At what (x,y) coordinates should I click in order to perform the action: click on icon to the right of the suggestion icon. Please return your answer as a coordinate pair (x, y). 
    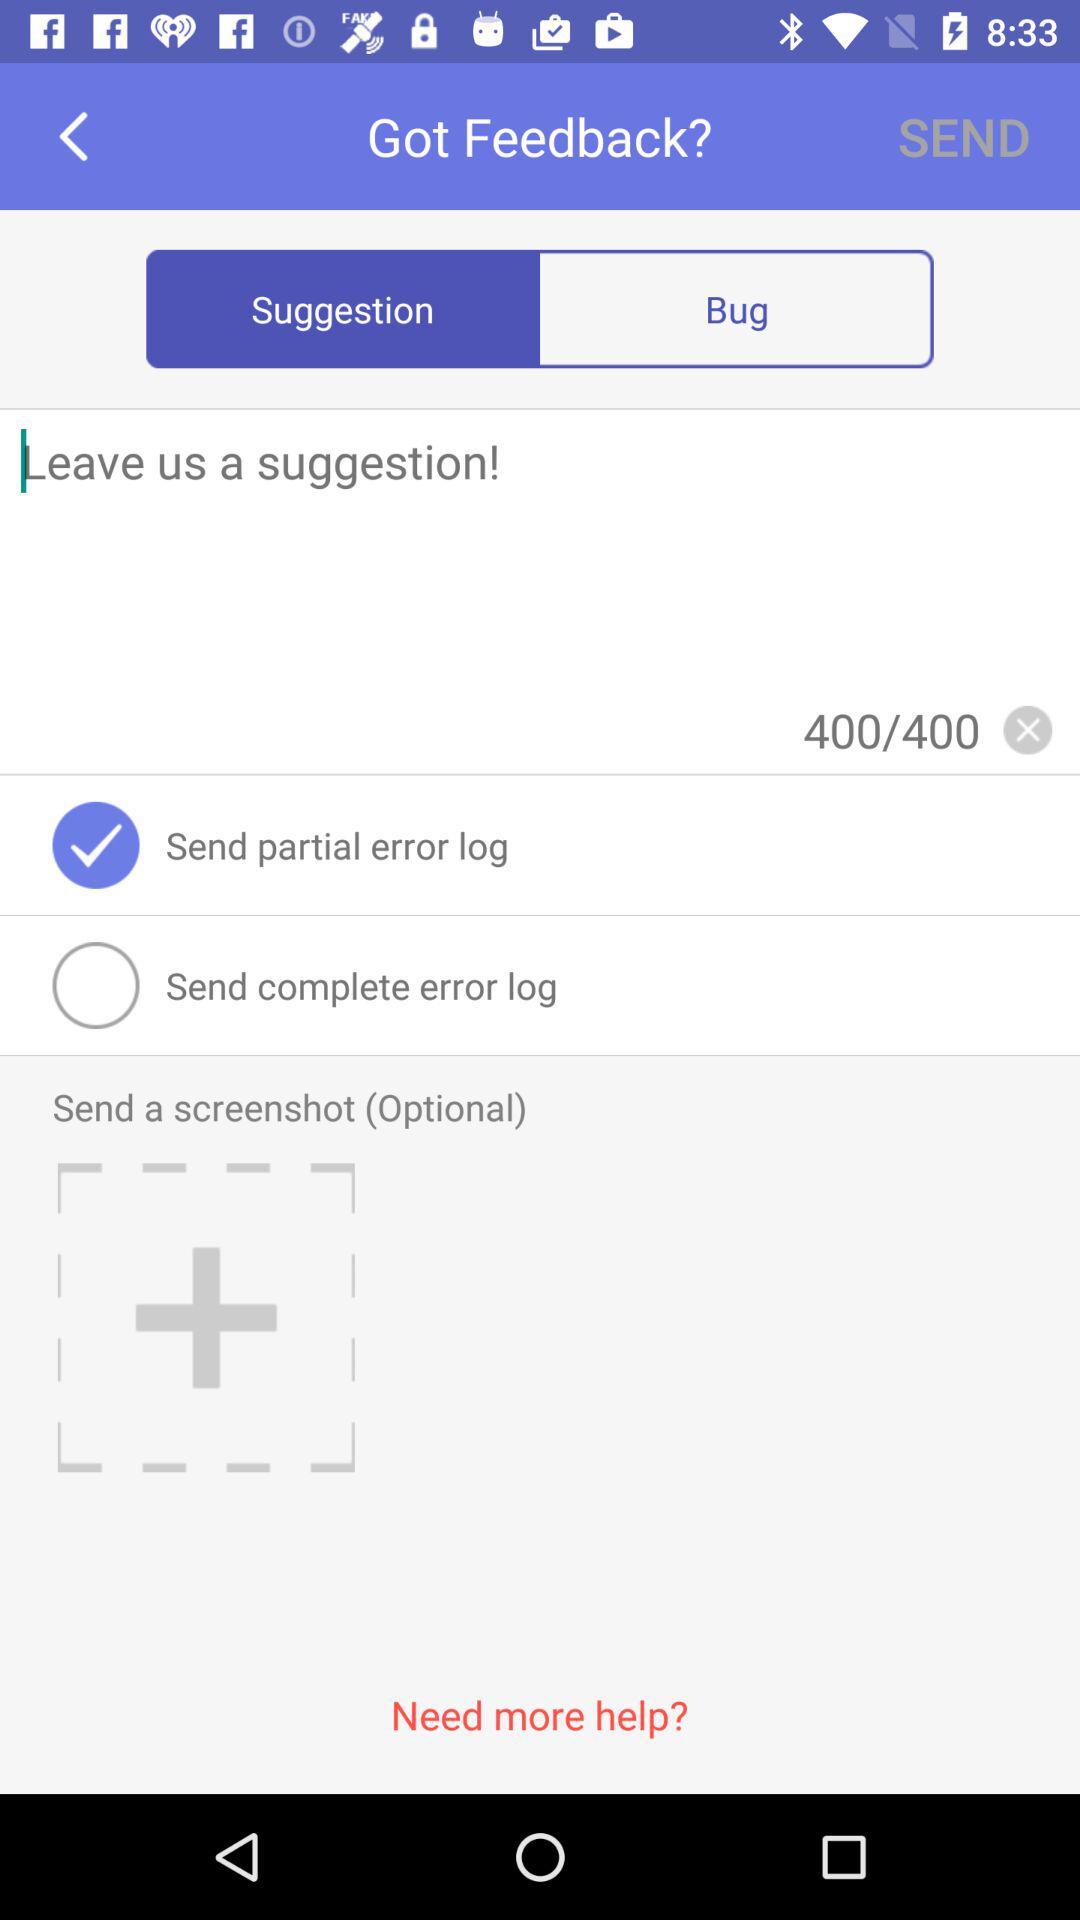
    Looking at the image, I should click on (736, 307).